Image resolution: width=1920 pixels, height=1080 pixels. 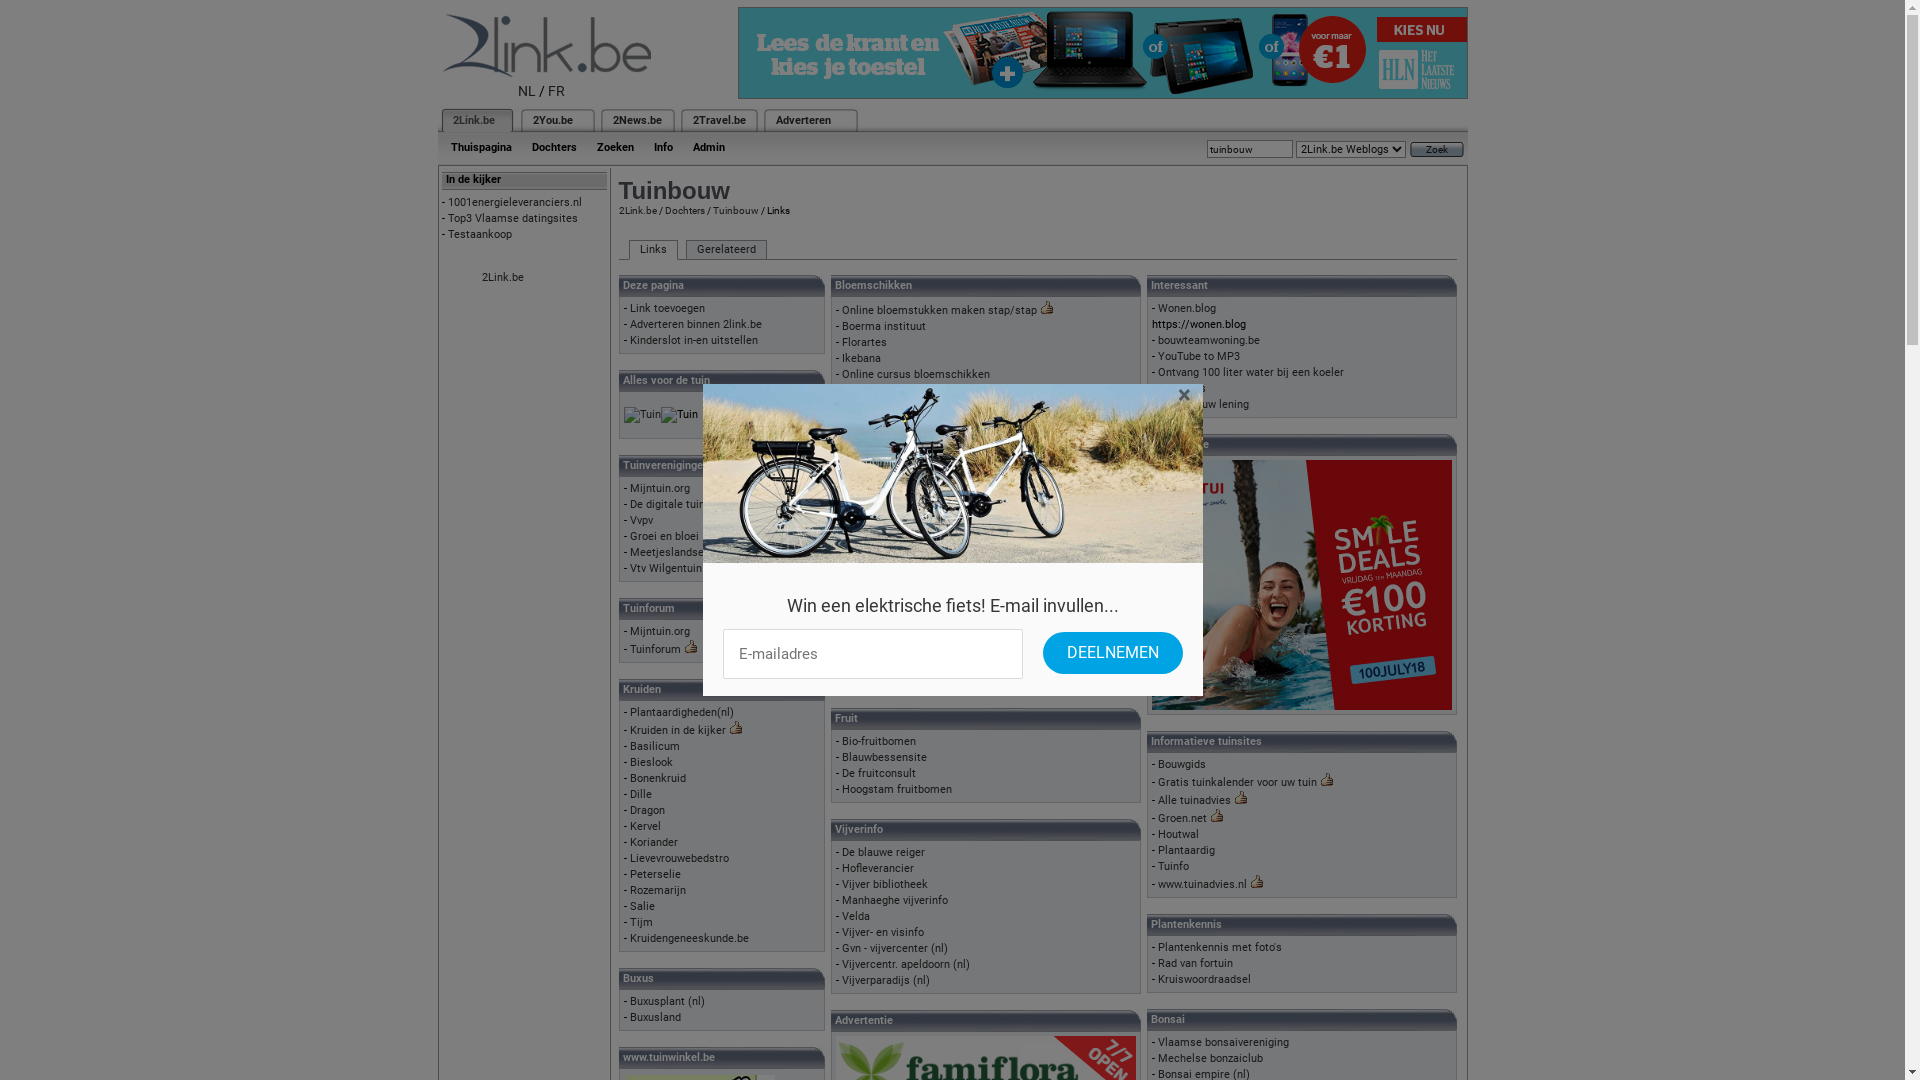 What do you see at coordinates (584, 146) in the screenshot?
I see `'Zoeken'` at bounding box center [584, 146].